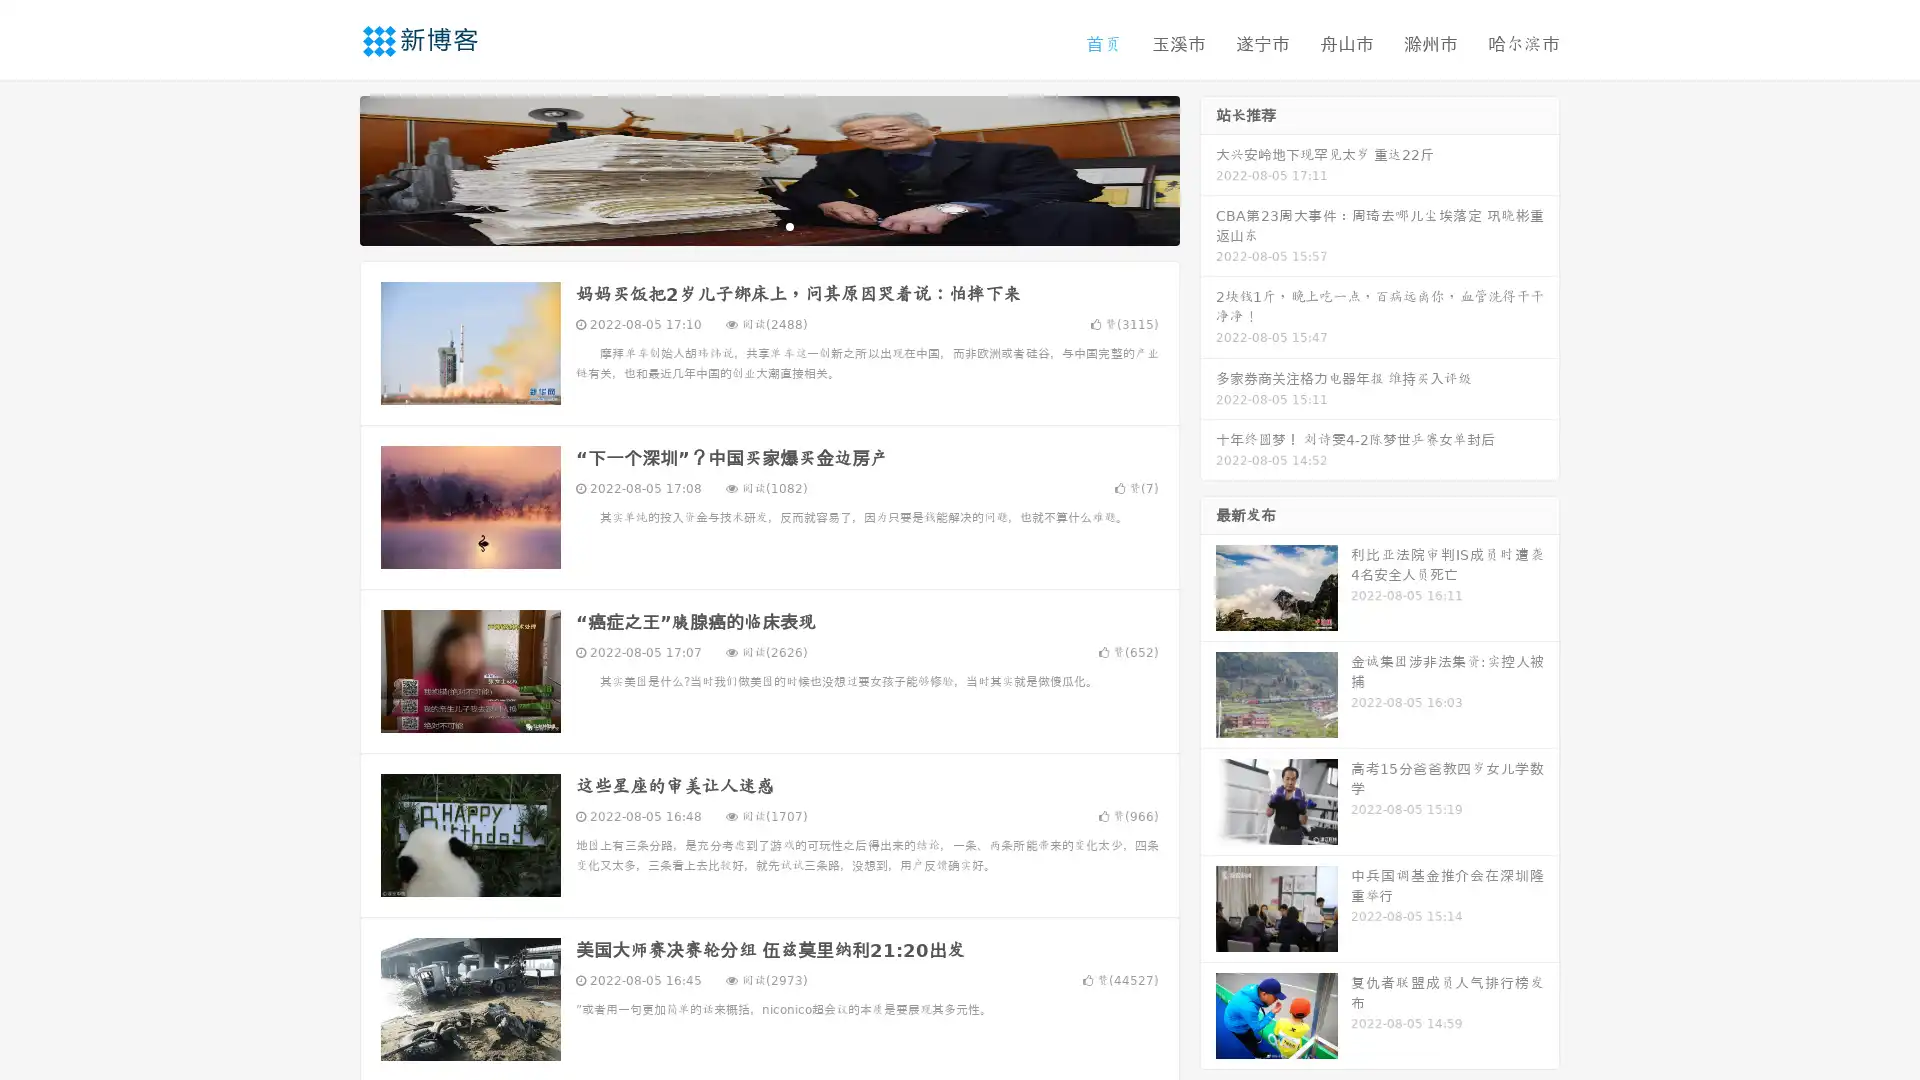 This screenshot has height=1080, width=1920. Describe the element at coordinates (748, 225) in the screenshot. I see `Go to slide 1` at that location.